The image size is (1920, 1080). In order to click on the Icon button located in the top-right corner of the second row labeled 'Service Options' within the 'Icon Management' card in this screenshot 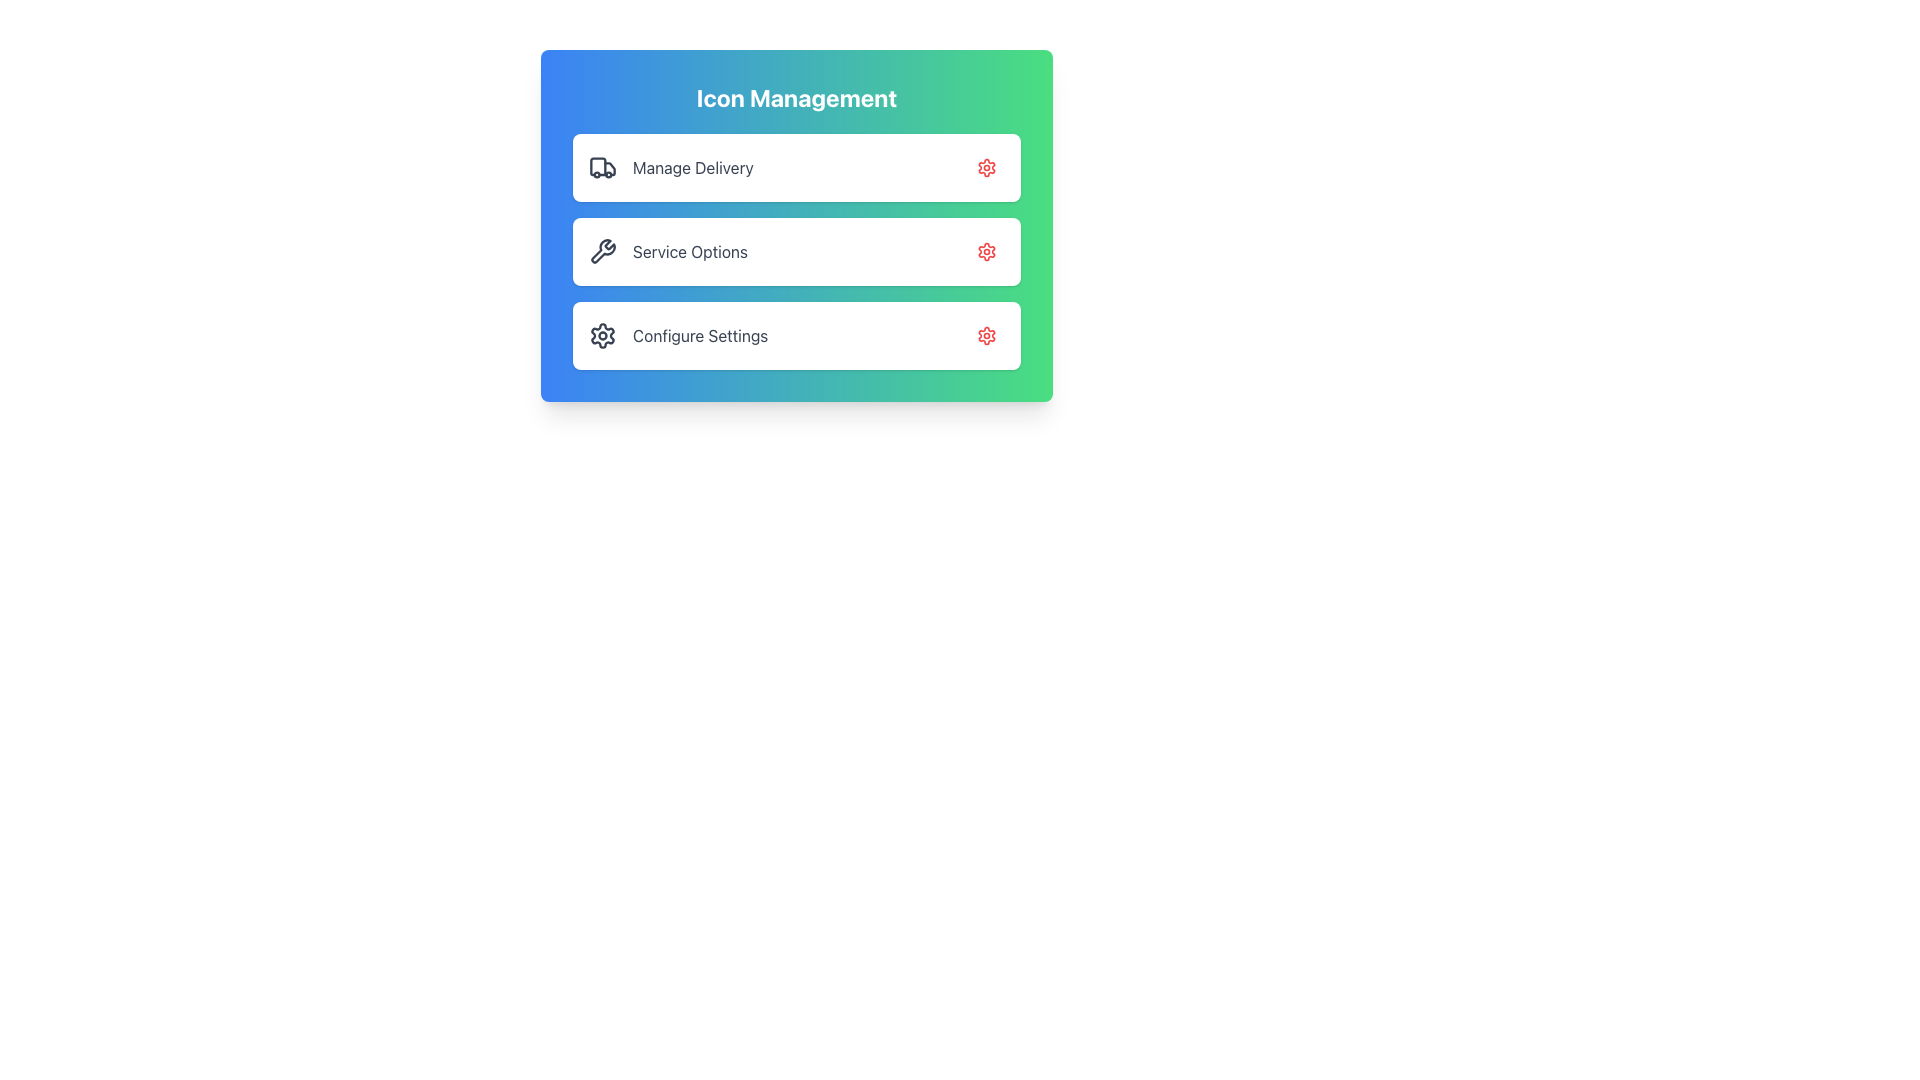, I will do `click(987, 250)`.